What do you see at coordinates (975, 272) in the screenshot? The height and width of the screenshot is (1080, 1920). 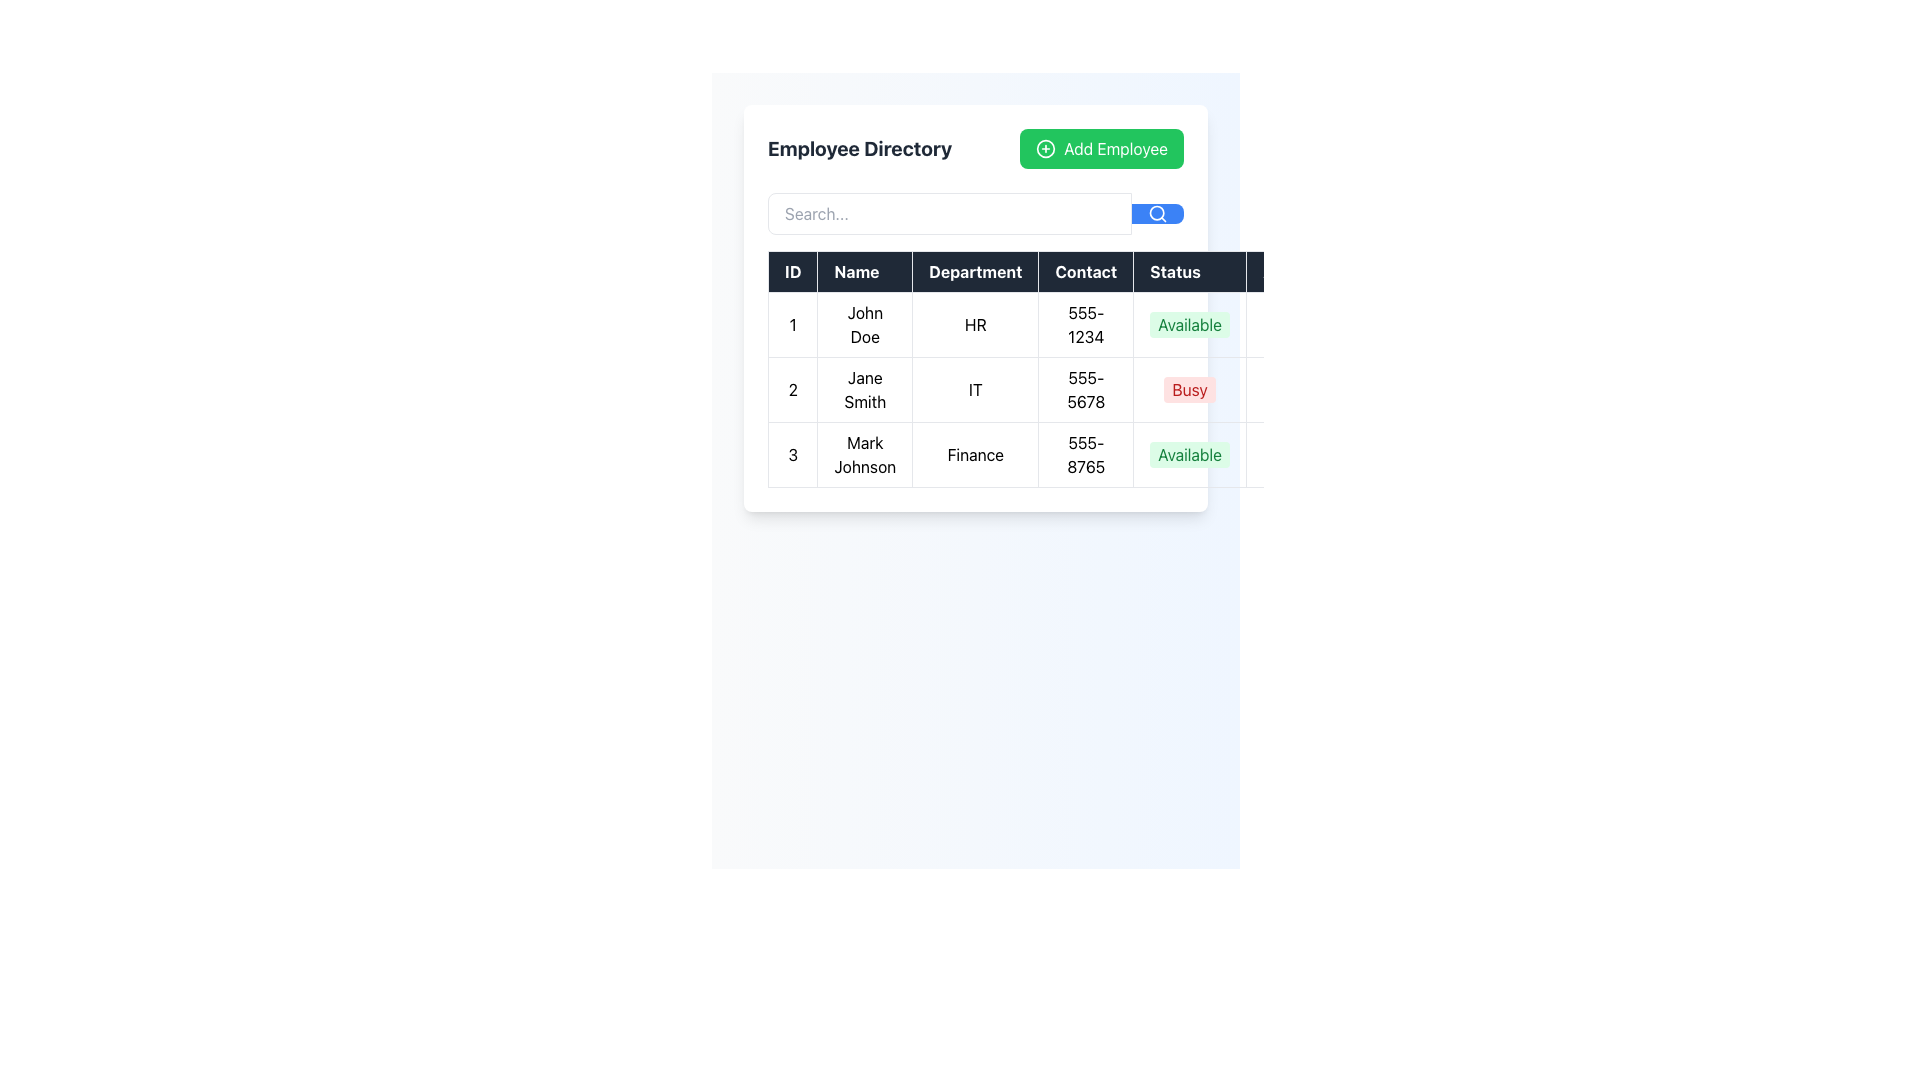 I see `the table header cell labeled 'Department', which is the third column header in the table, positioned between 'Name' and 'Contact'` at bounding box center [975, 272].